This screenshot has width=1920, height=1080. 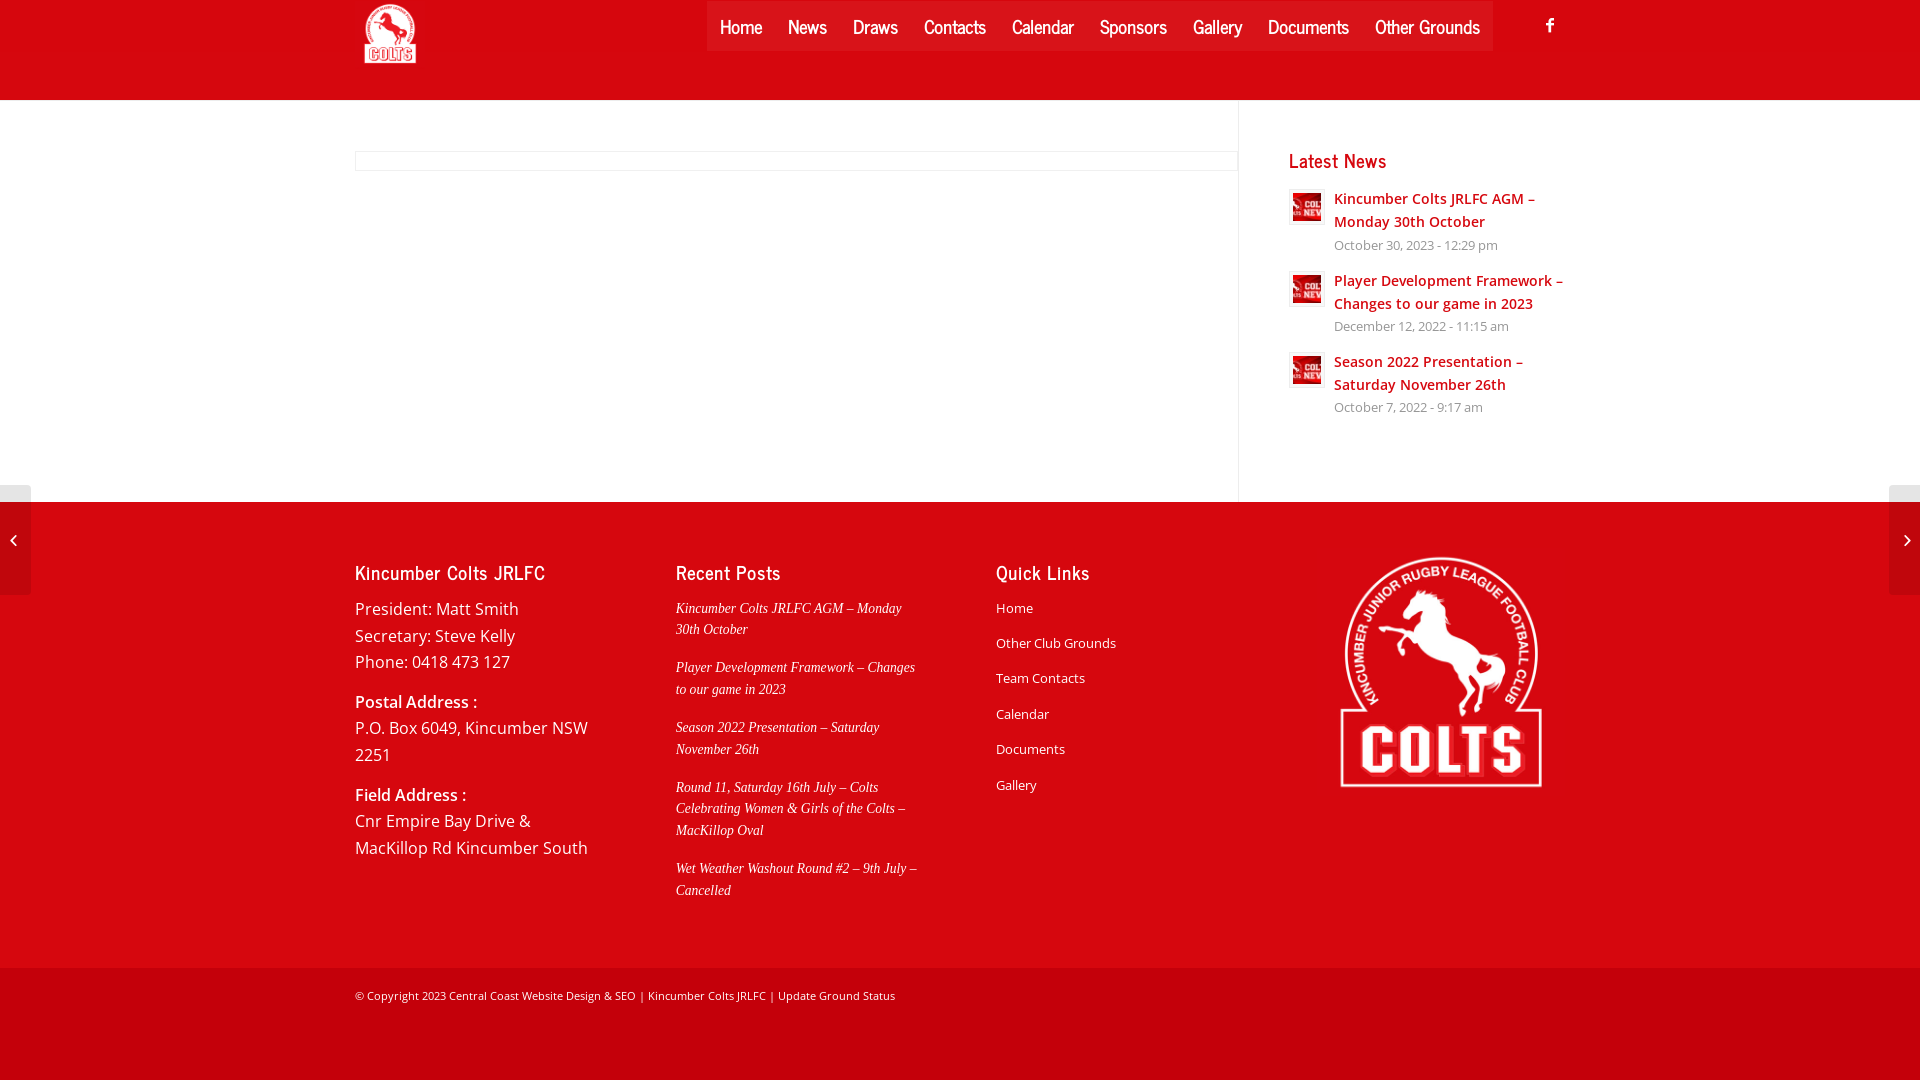 I want to click on 'Facebook', so click(x=1549, y=24).